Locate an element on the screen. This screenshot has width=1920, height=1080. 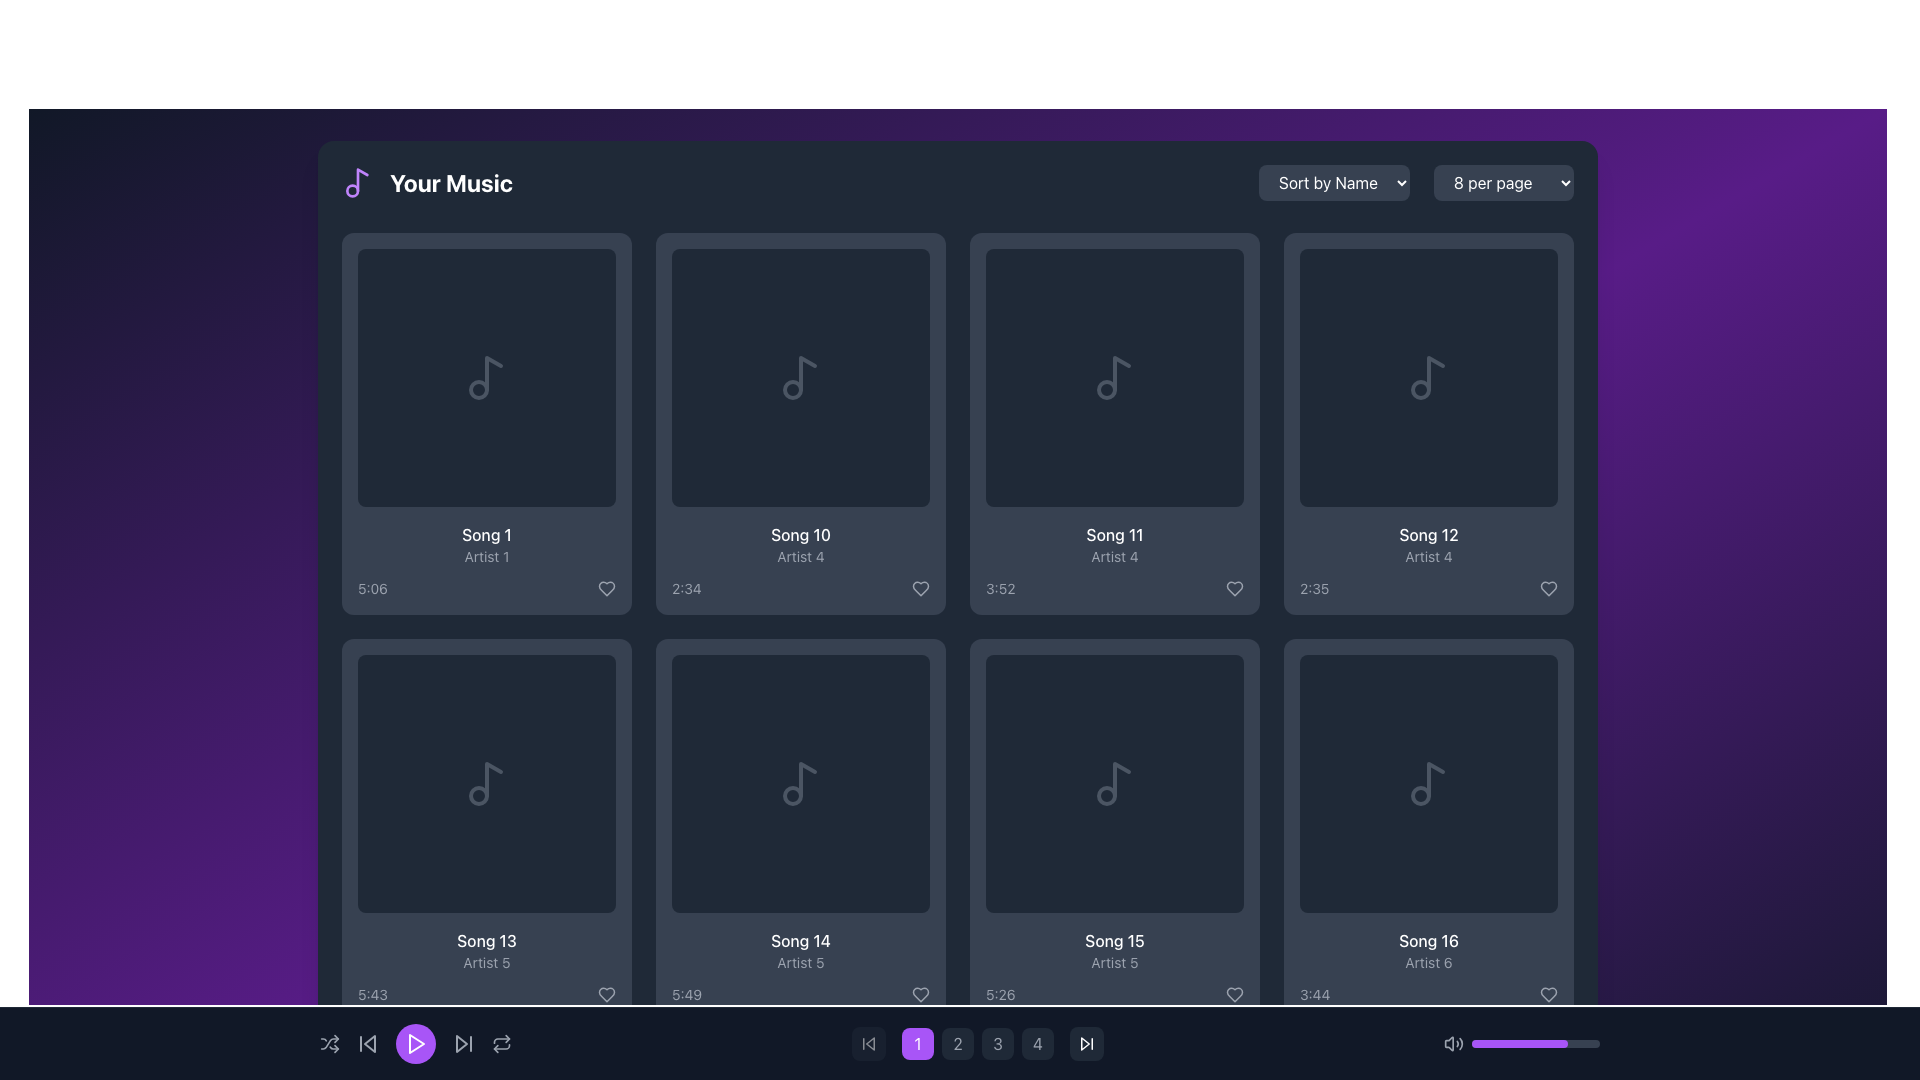
the button with a dark gray background and white text reading 'Sort by Name' located in the upper-right corner of the main content area is located at coordinates (1334, 182).